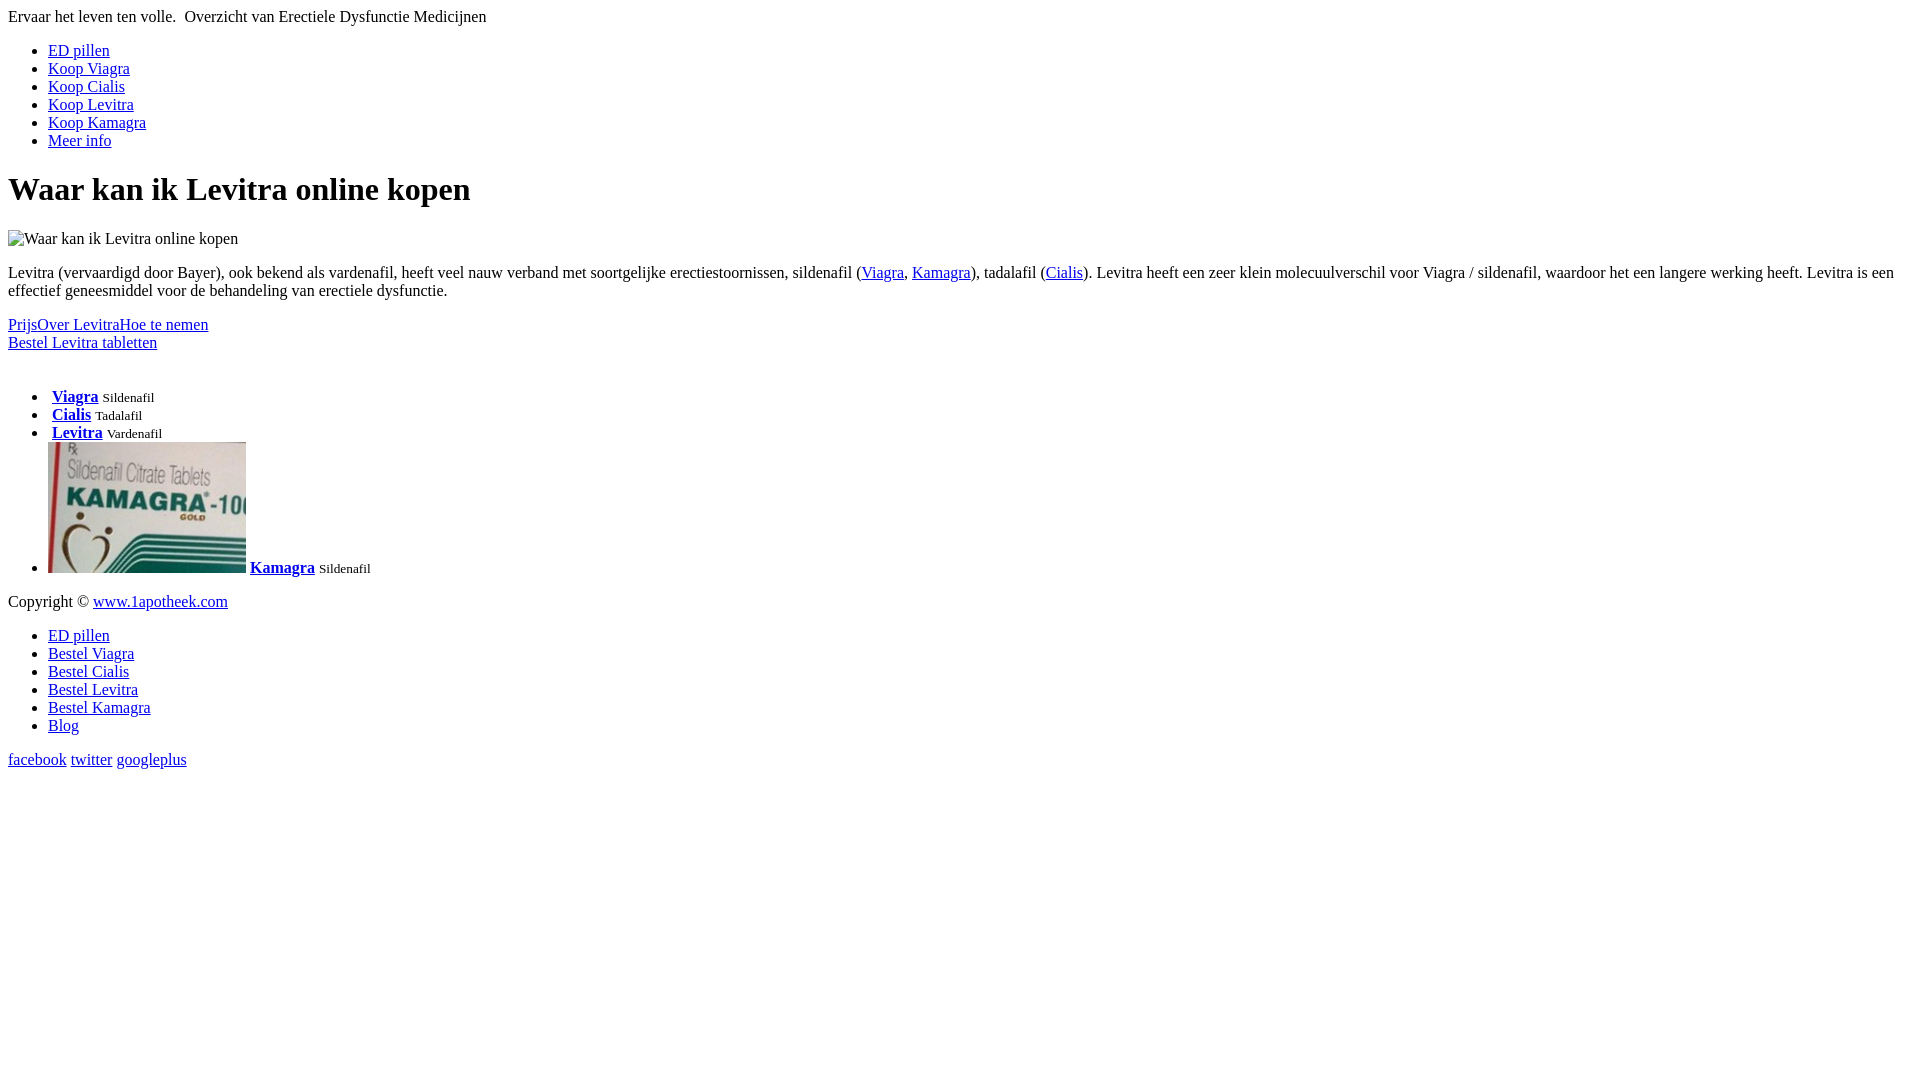 The width and height of the screenshot is (1920, 1080). I want to click on 'Hoe te nemen', so click(164, 323).